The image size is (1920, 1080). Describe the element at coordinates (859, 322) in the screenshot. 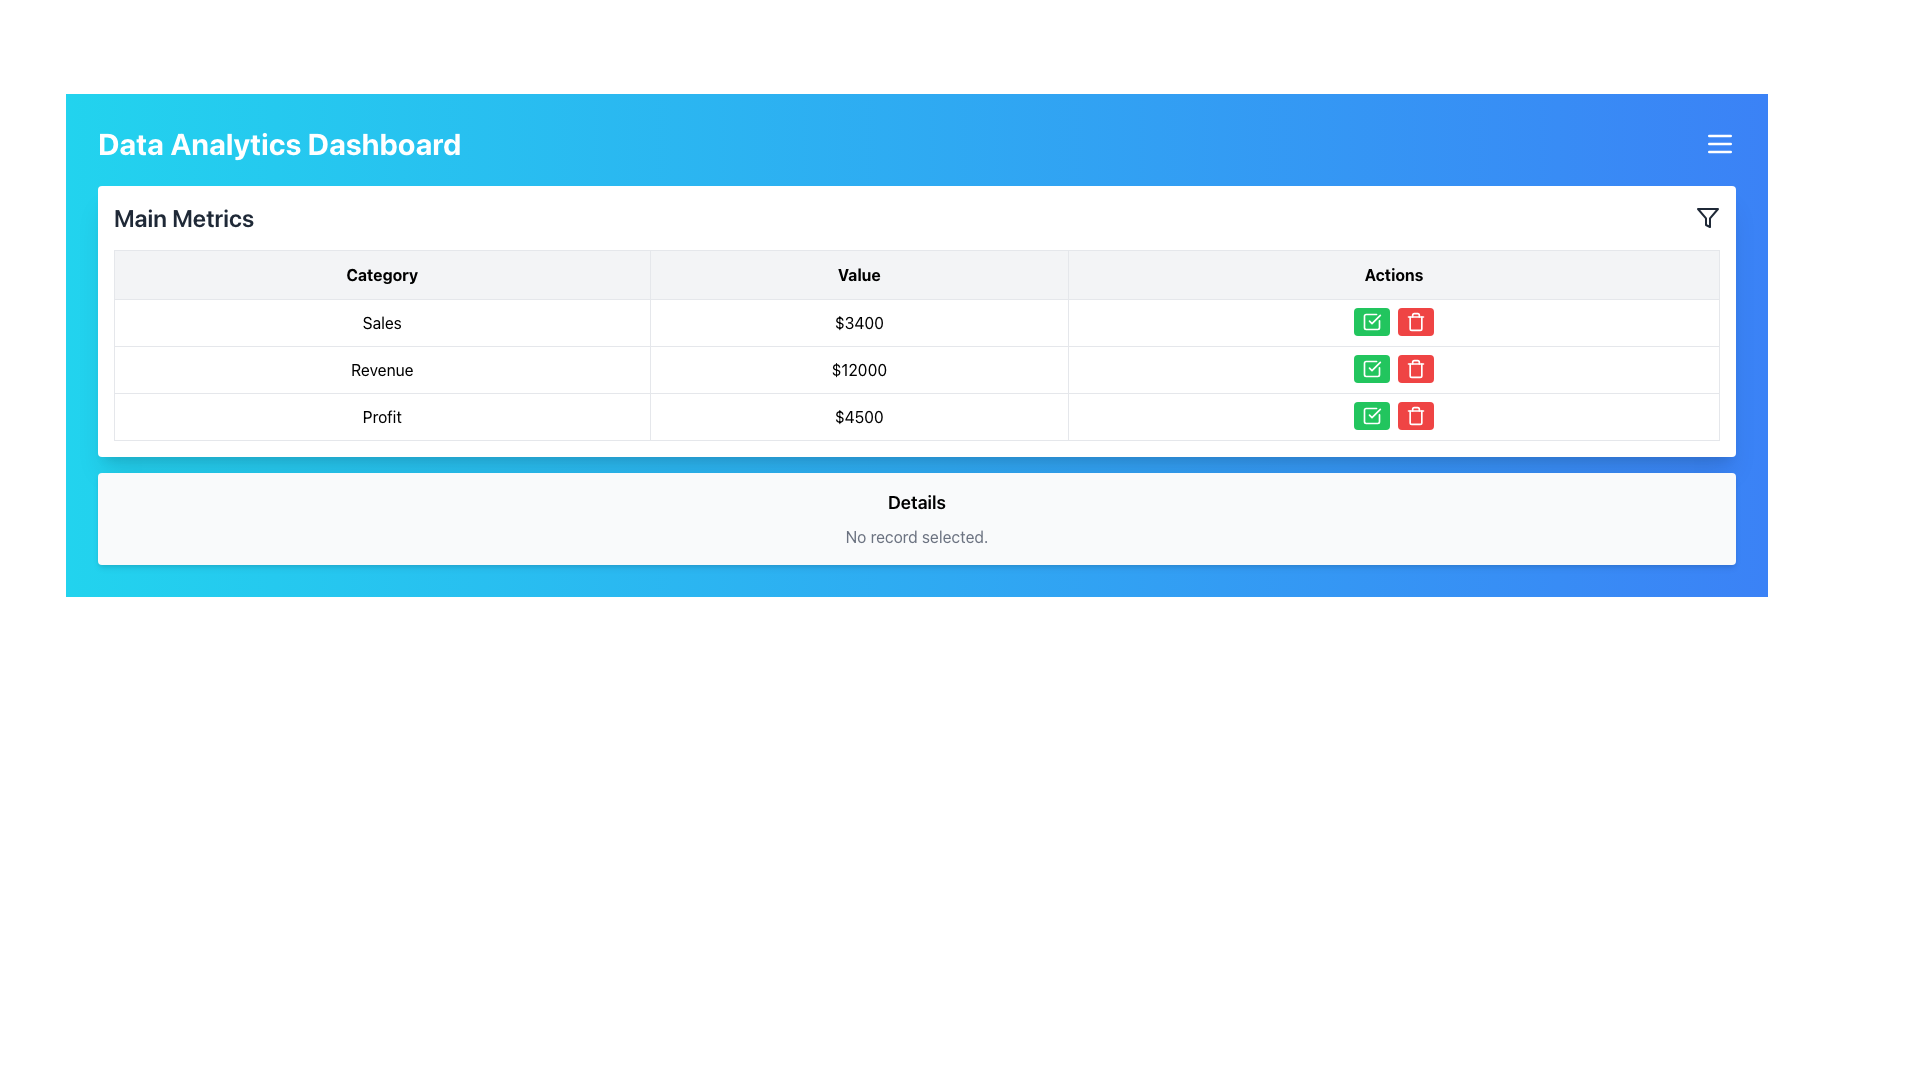

I see `the Text element displaying '$3400' located in the 'Value' column under the 'Sales' category in the table` at that location.